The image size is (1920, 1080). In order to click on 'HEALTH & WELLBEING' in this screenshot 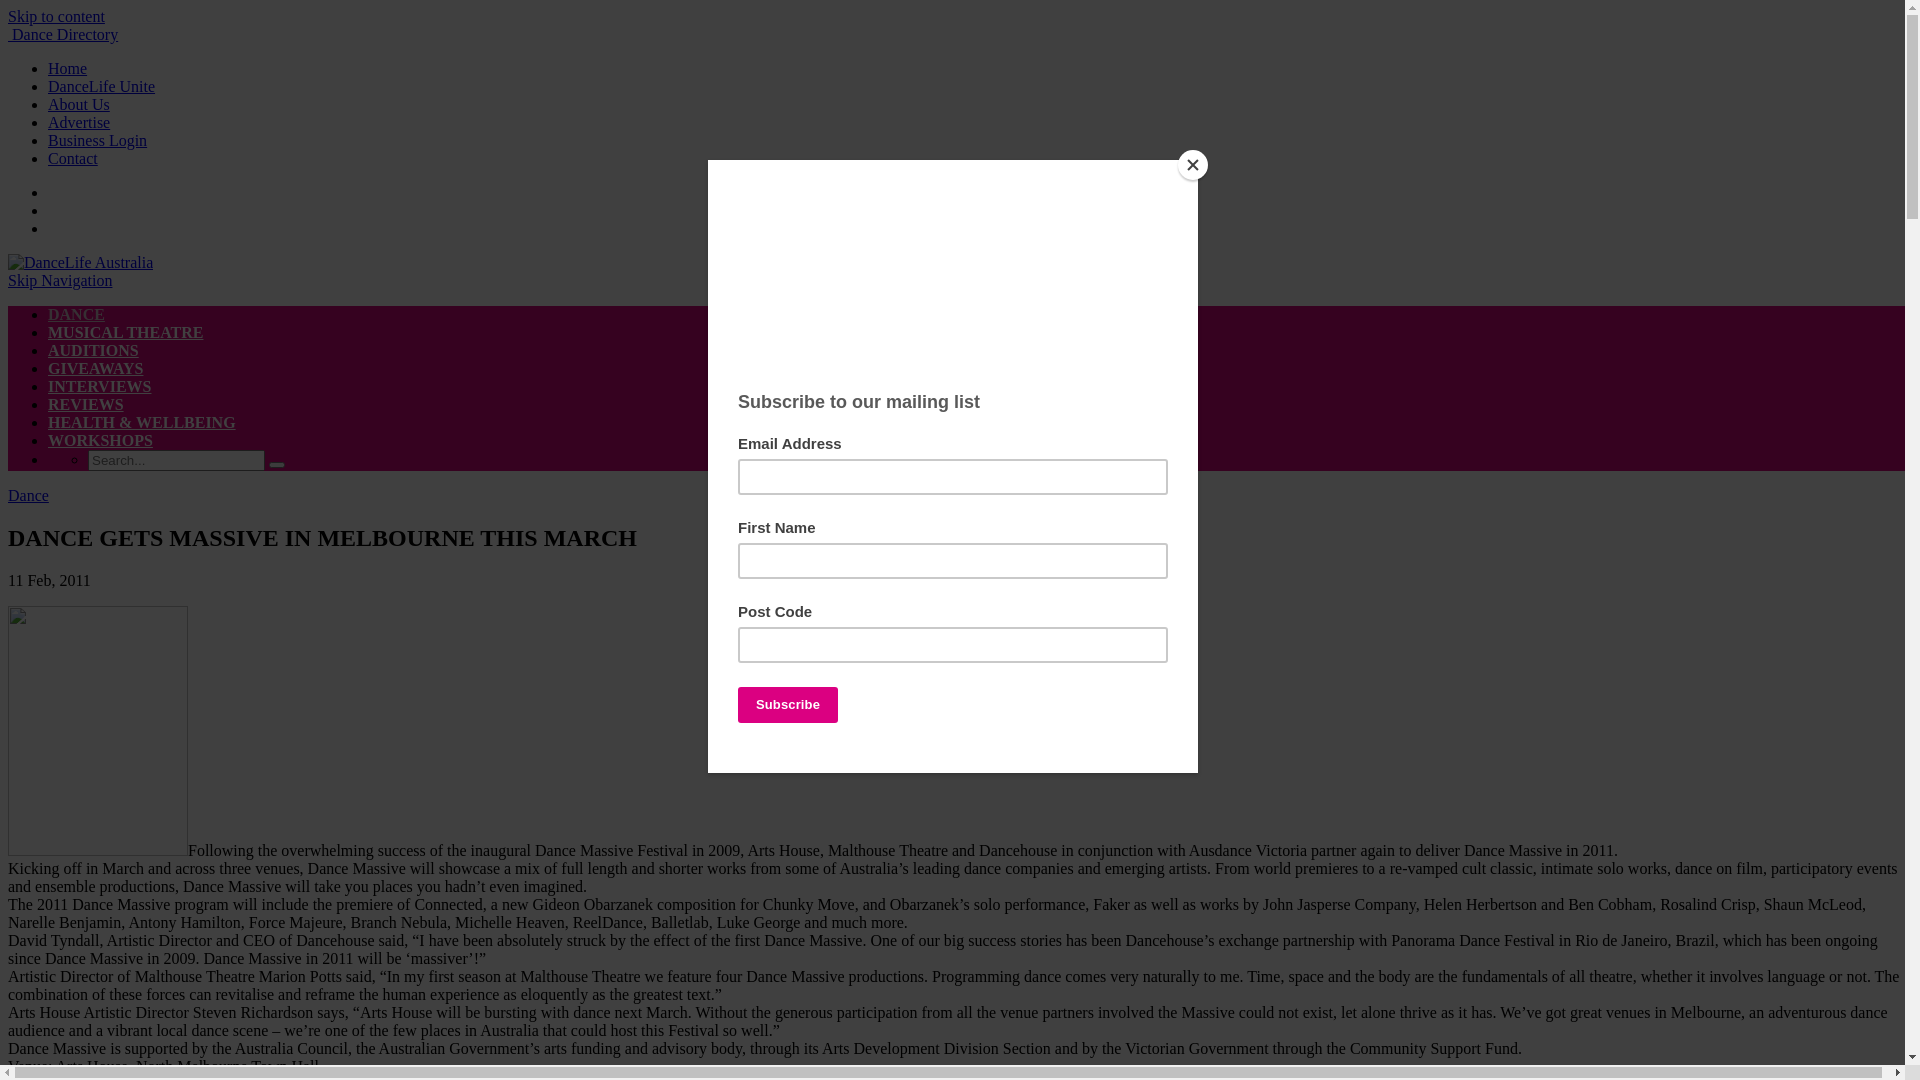, I will do `click(141, 421)`.